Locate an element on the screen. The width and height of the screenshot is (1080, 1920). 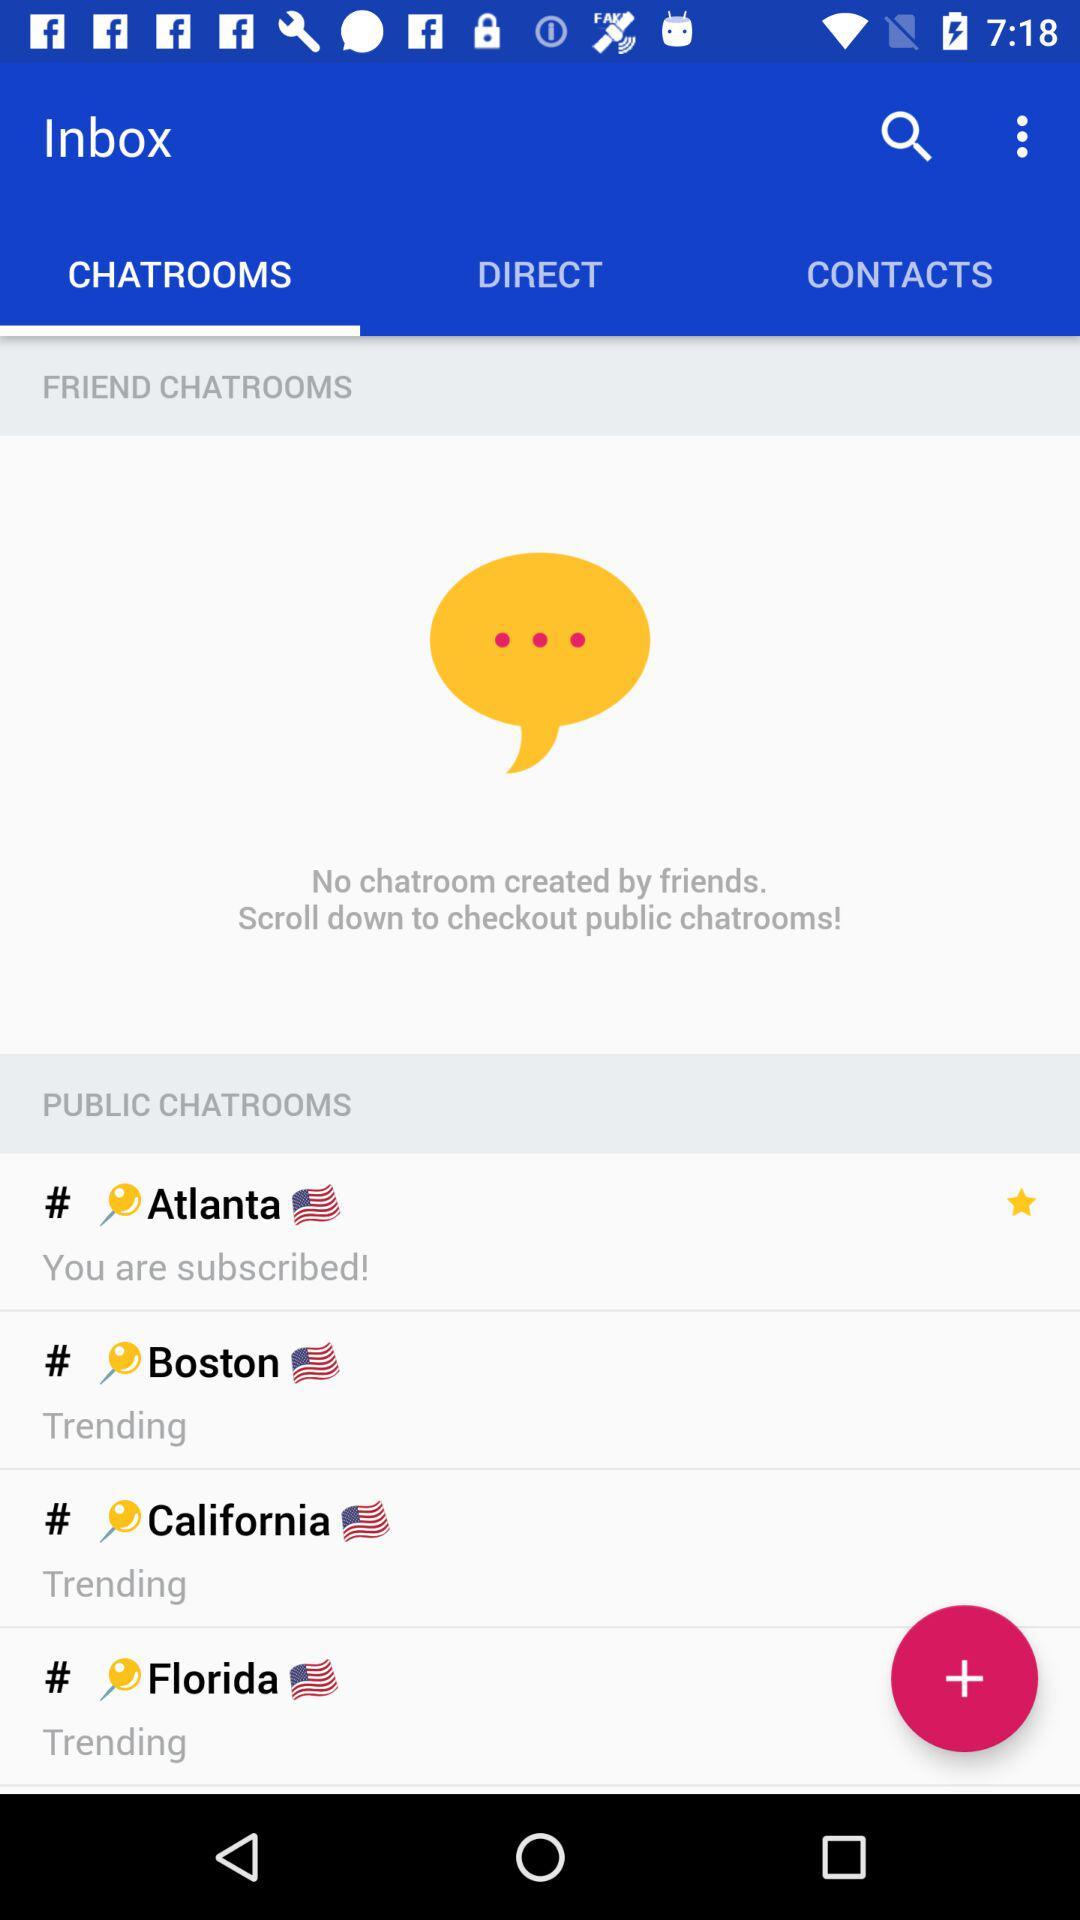
show more chatrooms is located at coordinates (963, 1678).